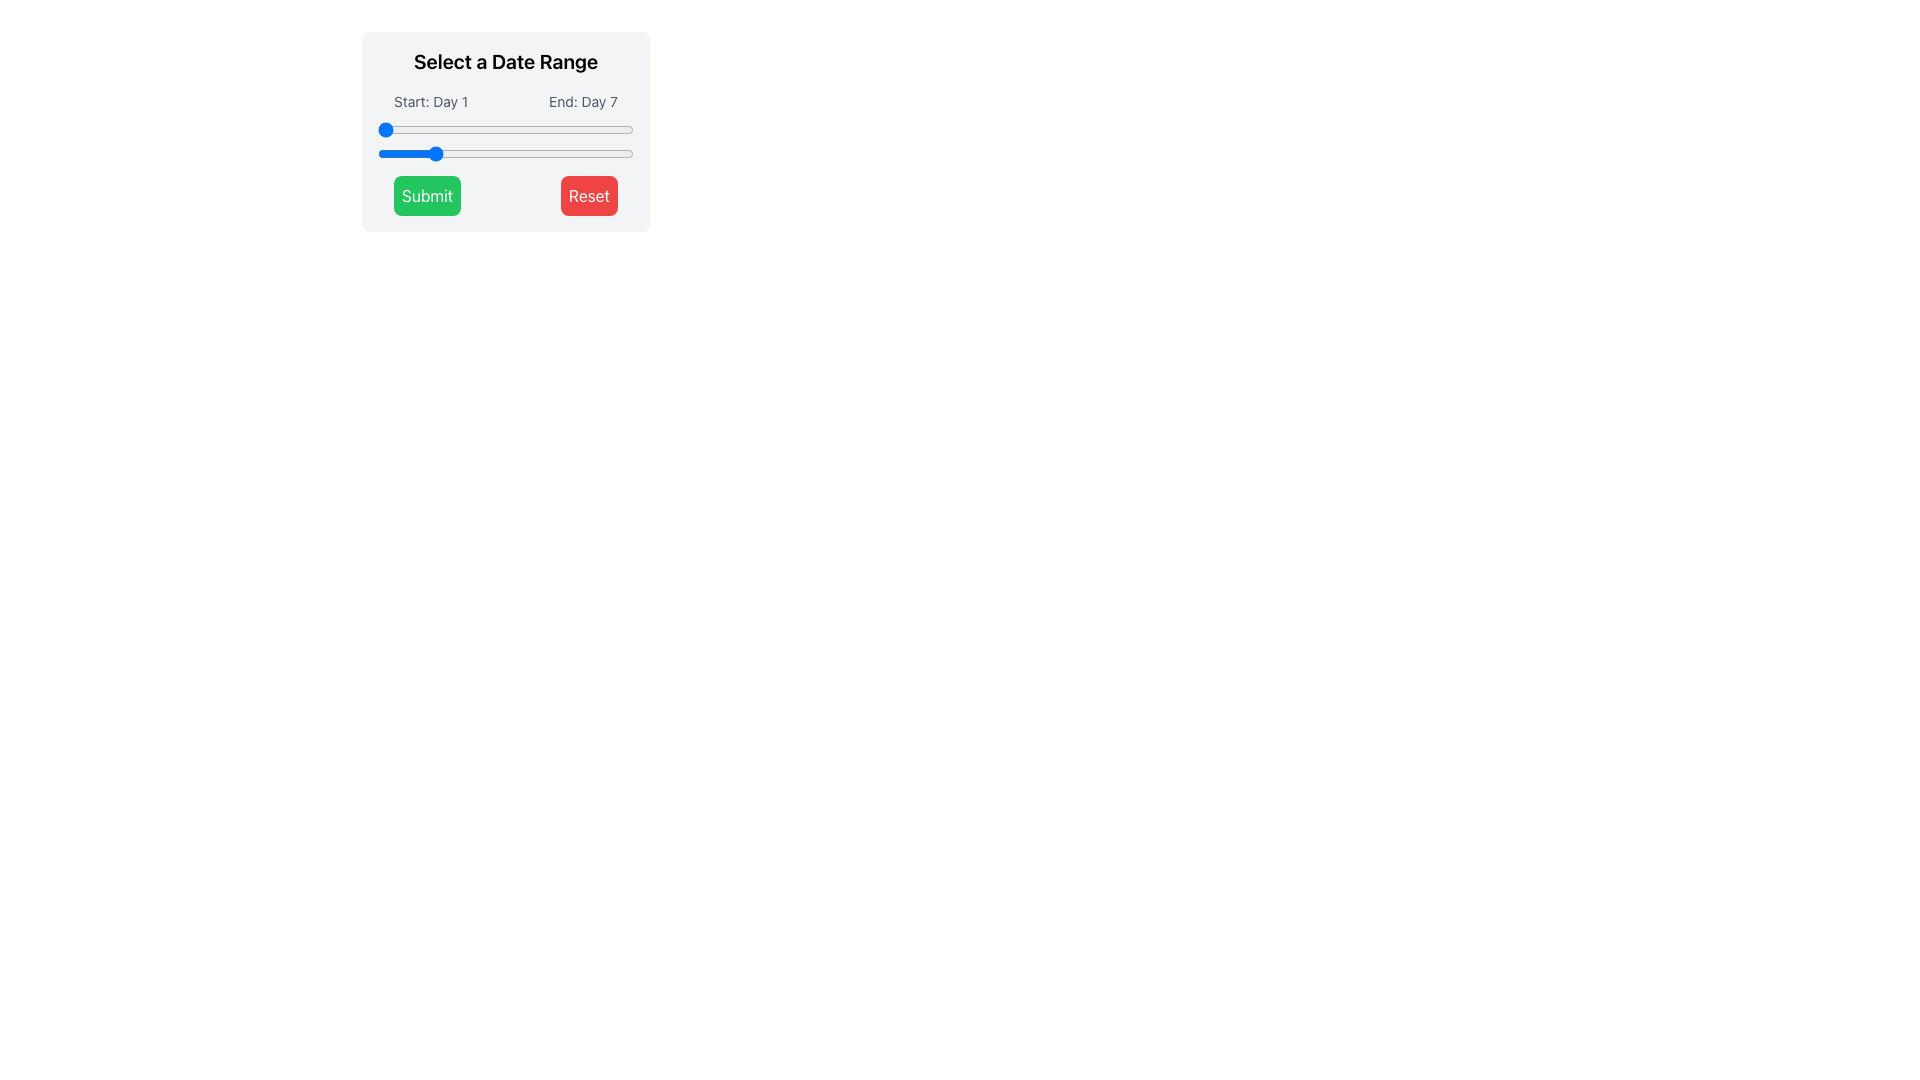 This screenshot has height=1080, width=1920. I want to click on the slider, so click(588, 130).